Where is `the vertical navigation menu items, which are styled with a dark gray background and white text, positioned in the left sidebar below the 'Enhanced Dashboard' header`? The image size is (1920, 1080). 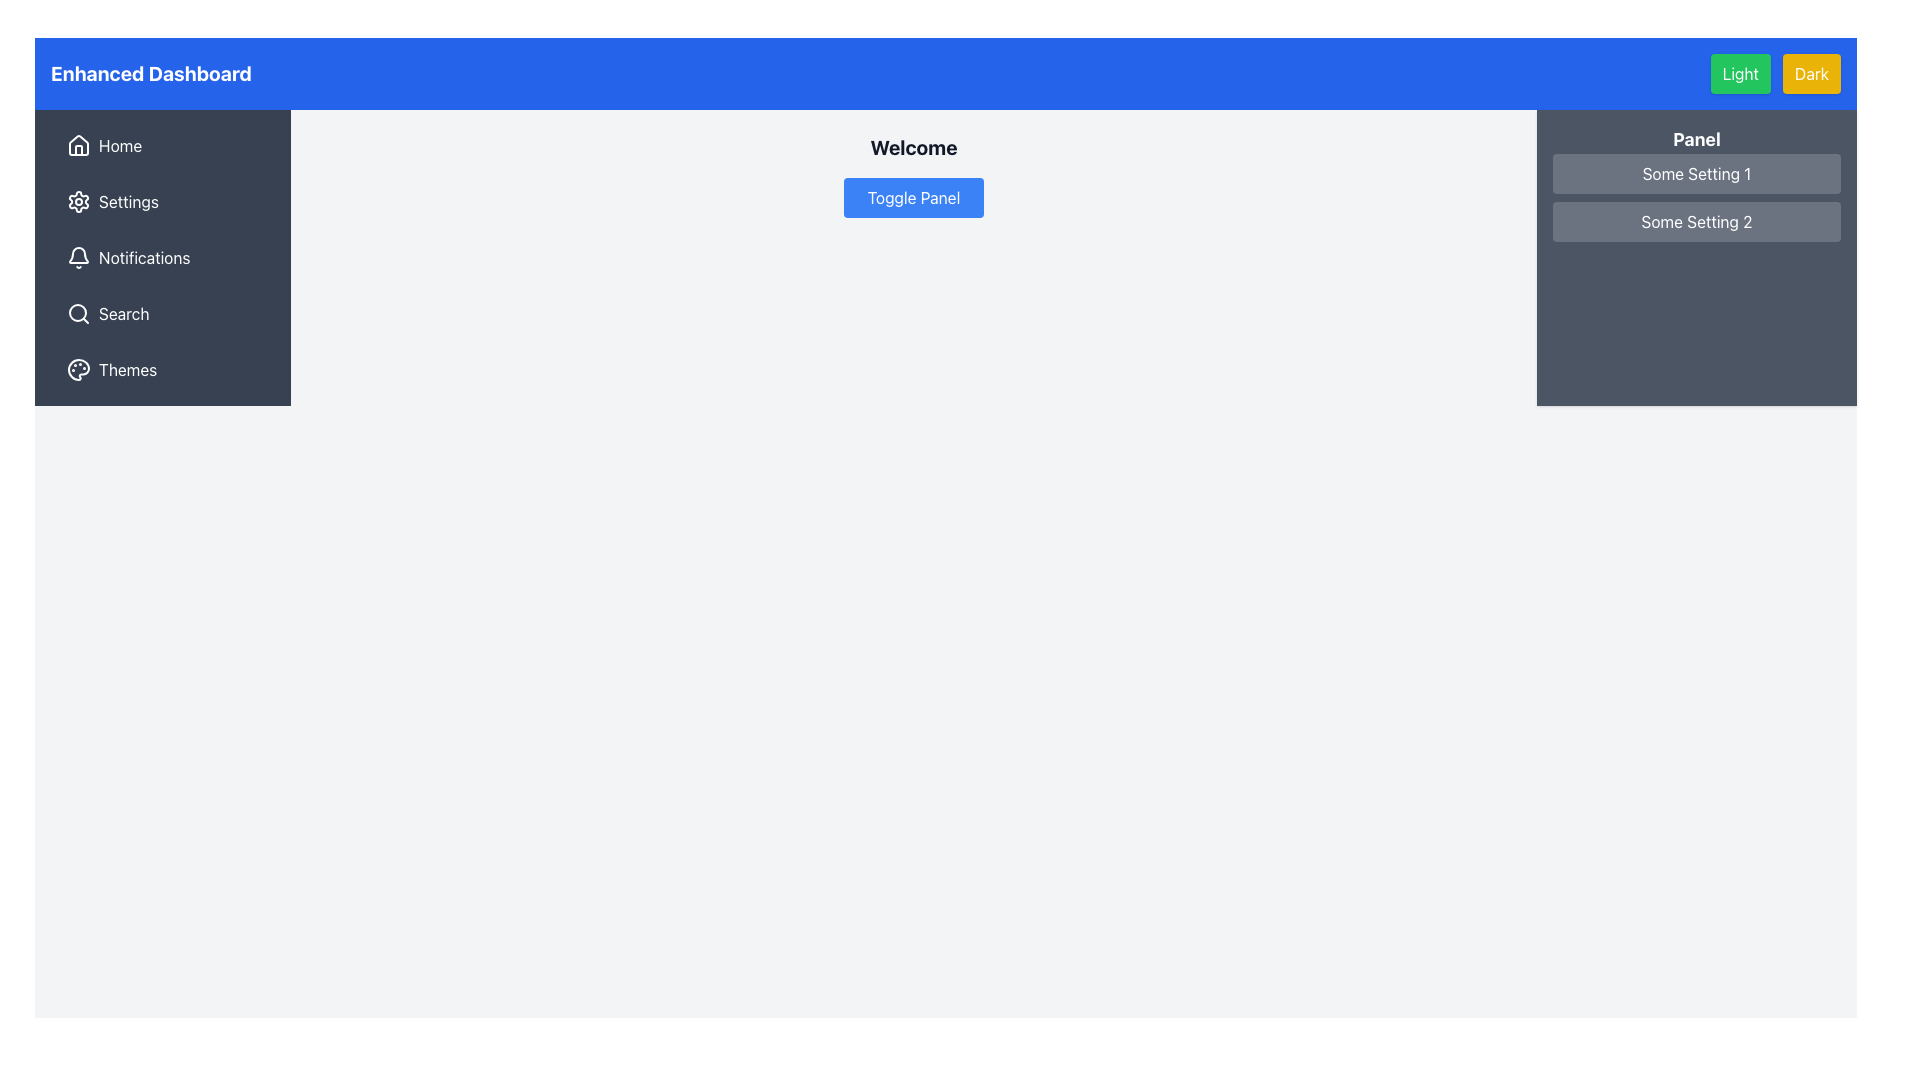 the vertical navigation menu items, which are styled with a dark gray background and white text, positioned in the left sidebar below the 'Enhanced Dashboard' header is located at coordinates (163, 257).